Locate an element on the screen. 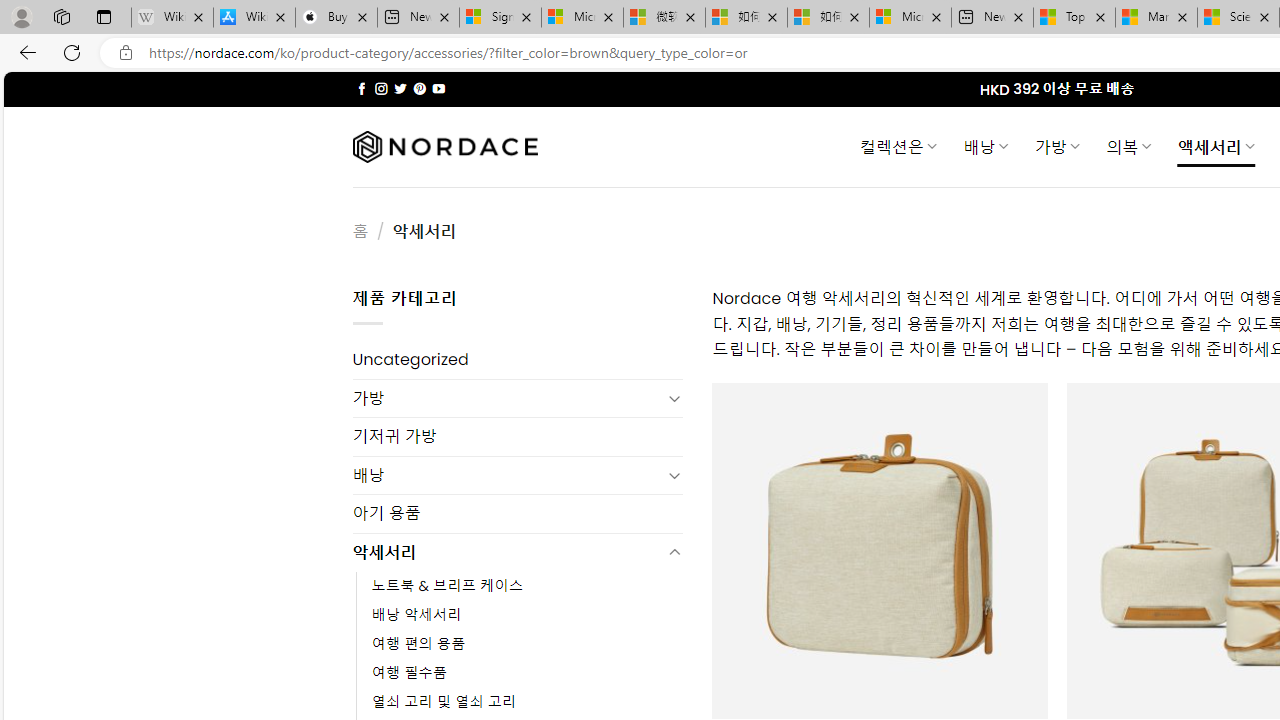 This screenshot has width=1280, height=720. 'Buy iPad - Apple' is located at coordinates (336, 17).